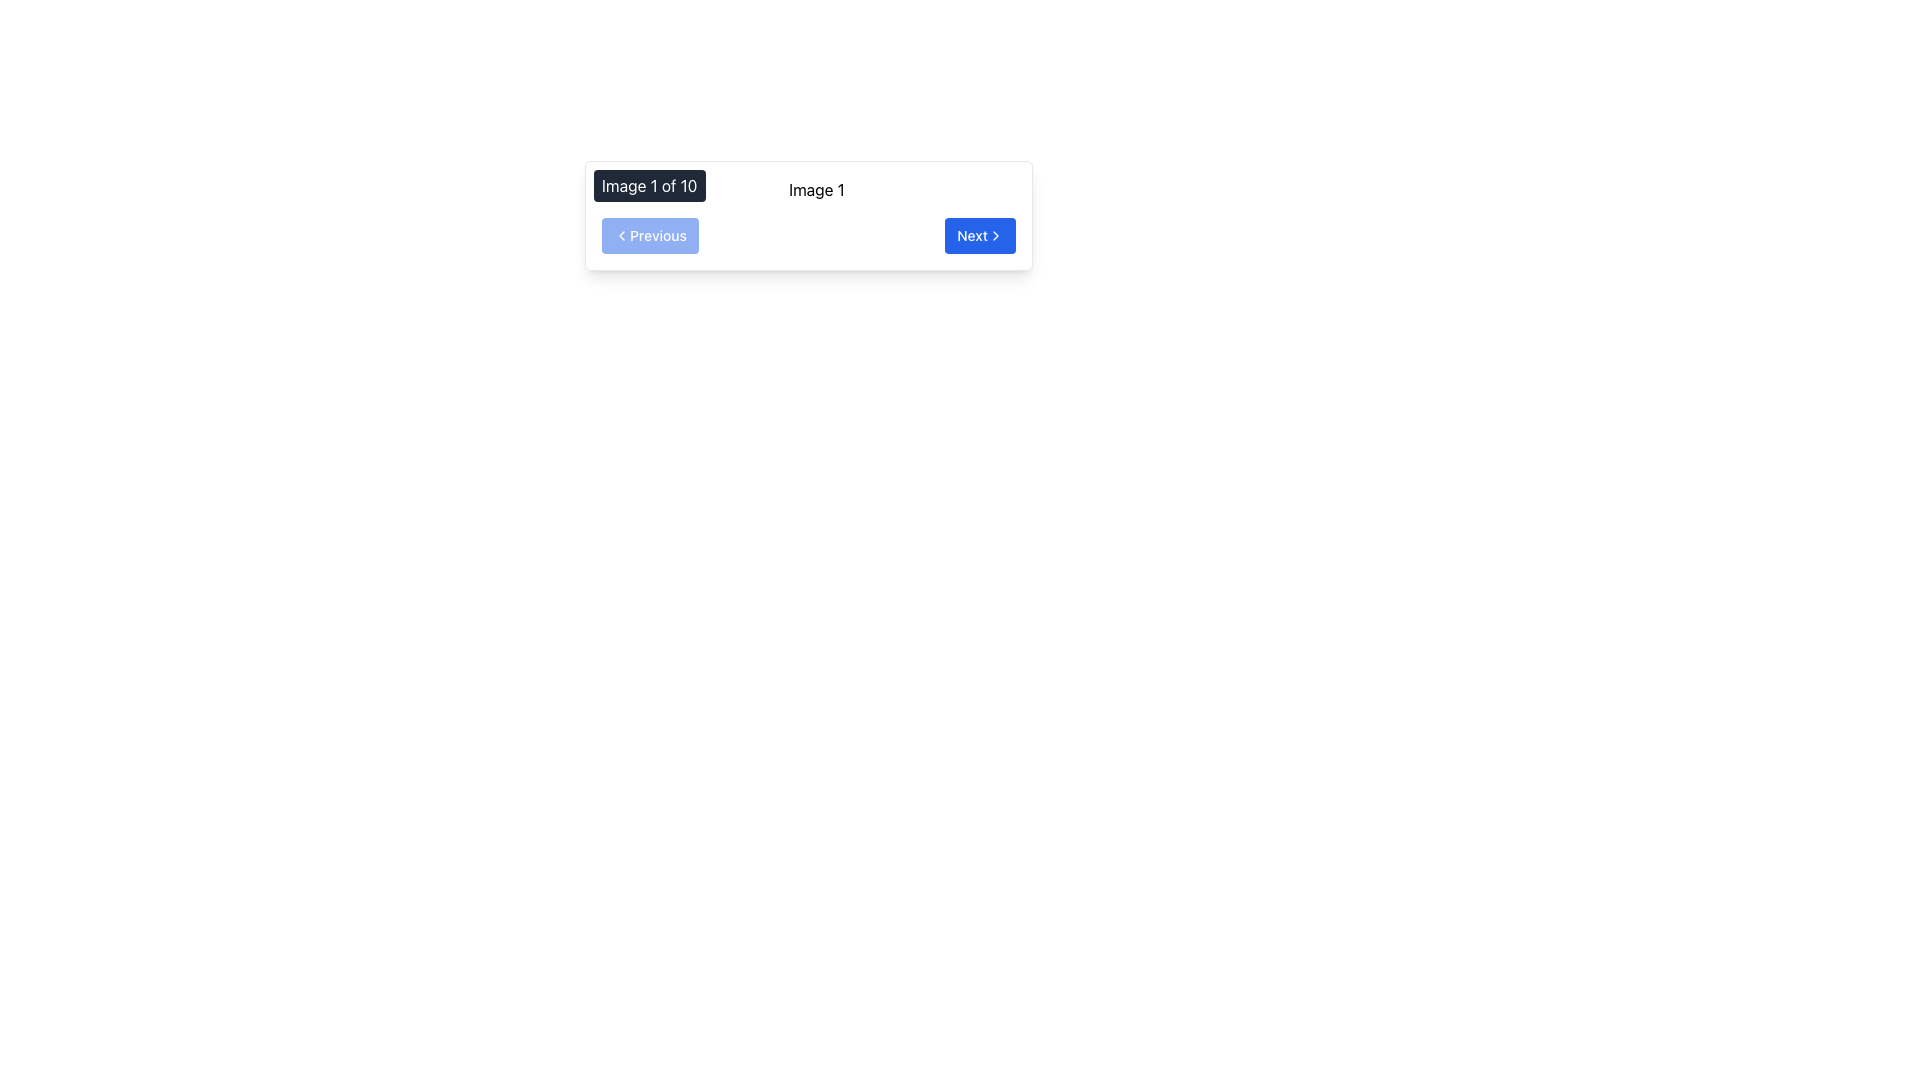 The image size is (1920, 1080). Describe the element at coordinates (621, 234) in the screenshot. I see `the left-pointing chevron icon indicating backward navigation, which is located to the left of the 'Previous' button in the navigation bar` at that location.